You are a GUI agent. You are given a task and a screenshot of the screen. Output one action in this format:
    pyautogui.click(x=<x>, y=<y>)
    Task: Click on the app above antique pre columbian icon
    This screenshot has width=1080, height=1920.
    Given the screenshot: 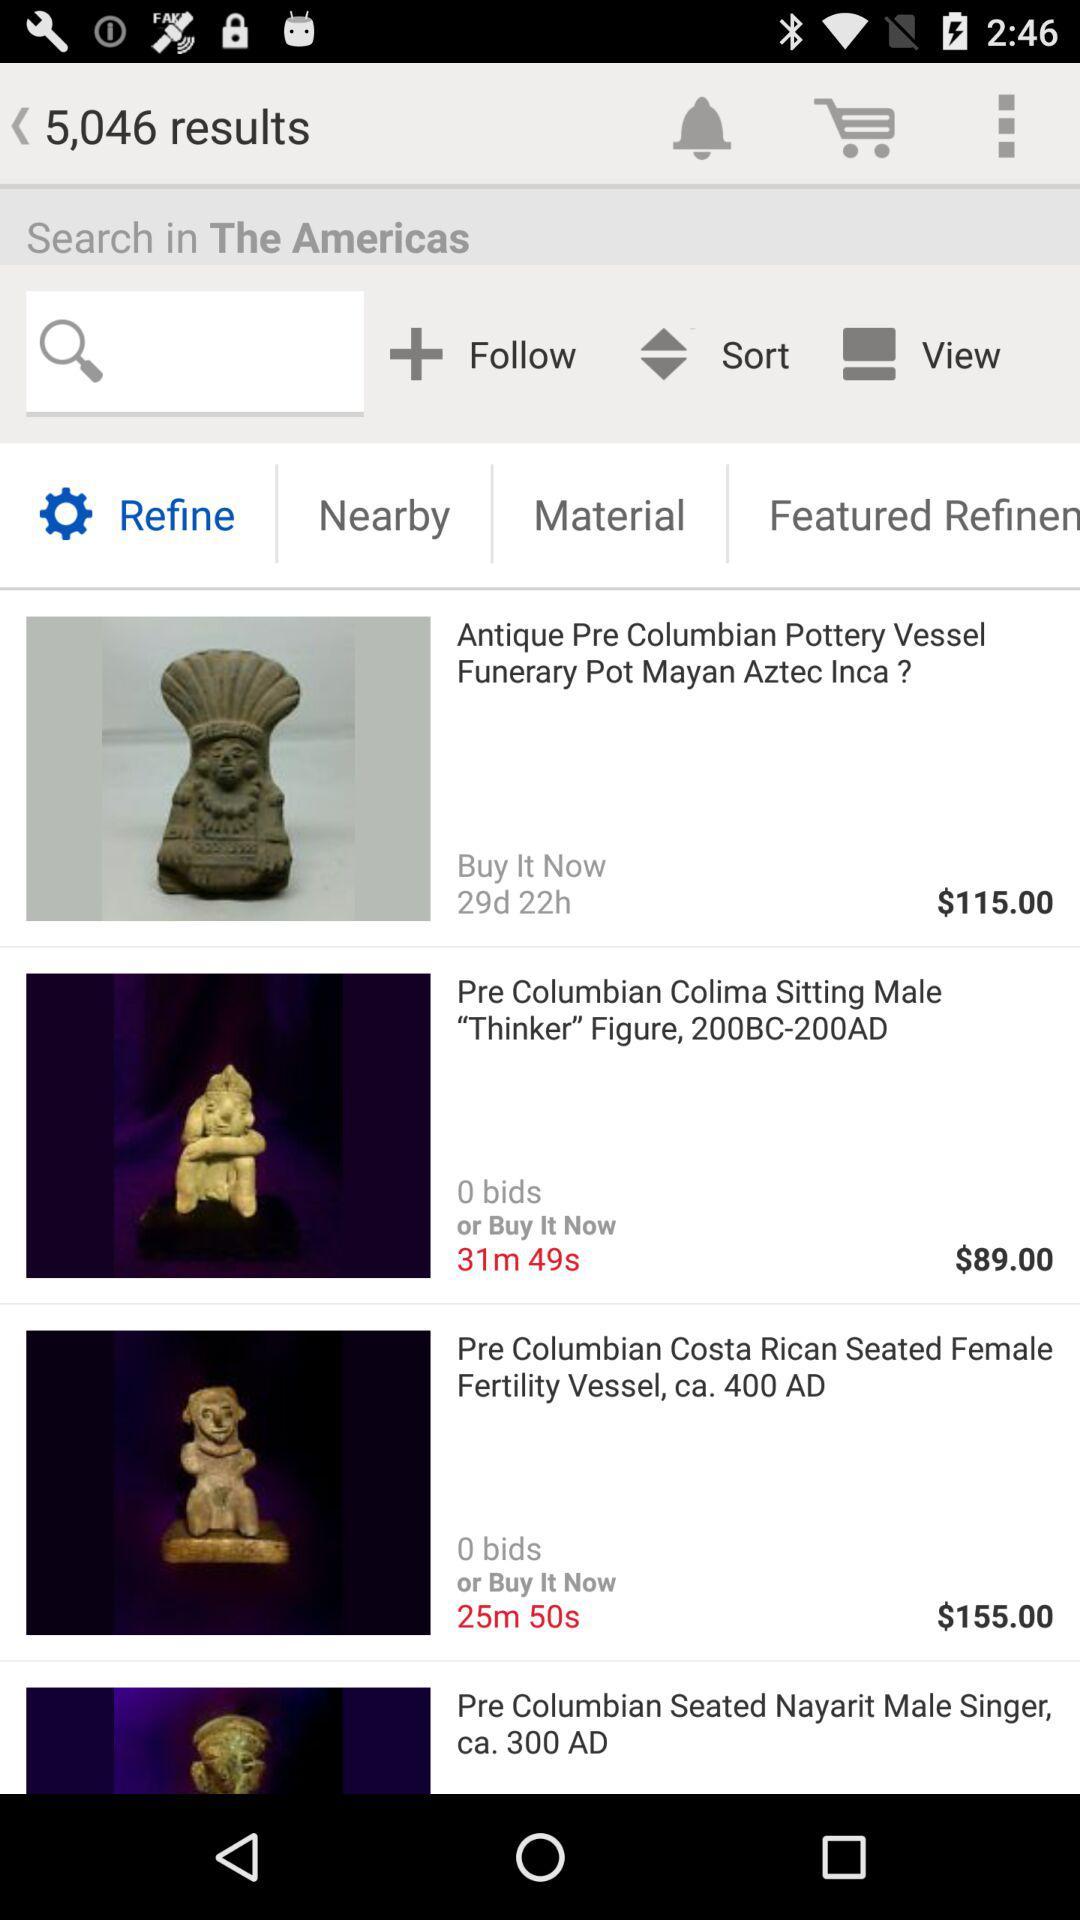 What is the action you would take?
    pyautogui.click(x=608, y=513)
    